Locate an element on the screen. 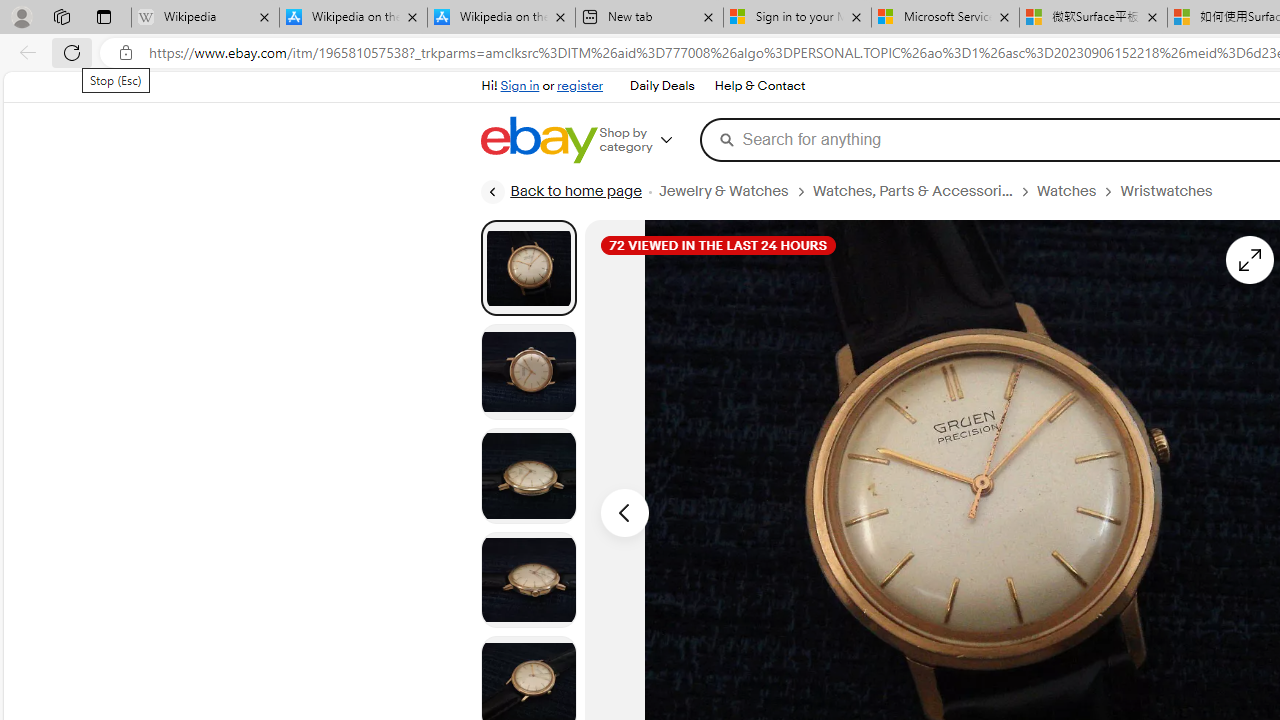 This screenshot has height=720, width=1280. 'Picture 1 of 8' is located at coordinates (528, 267).